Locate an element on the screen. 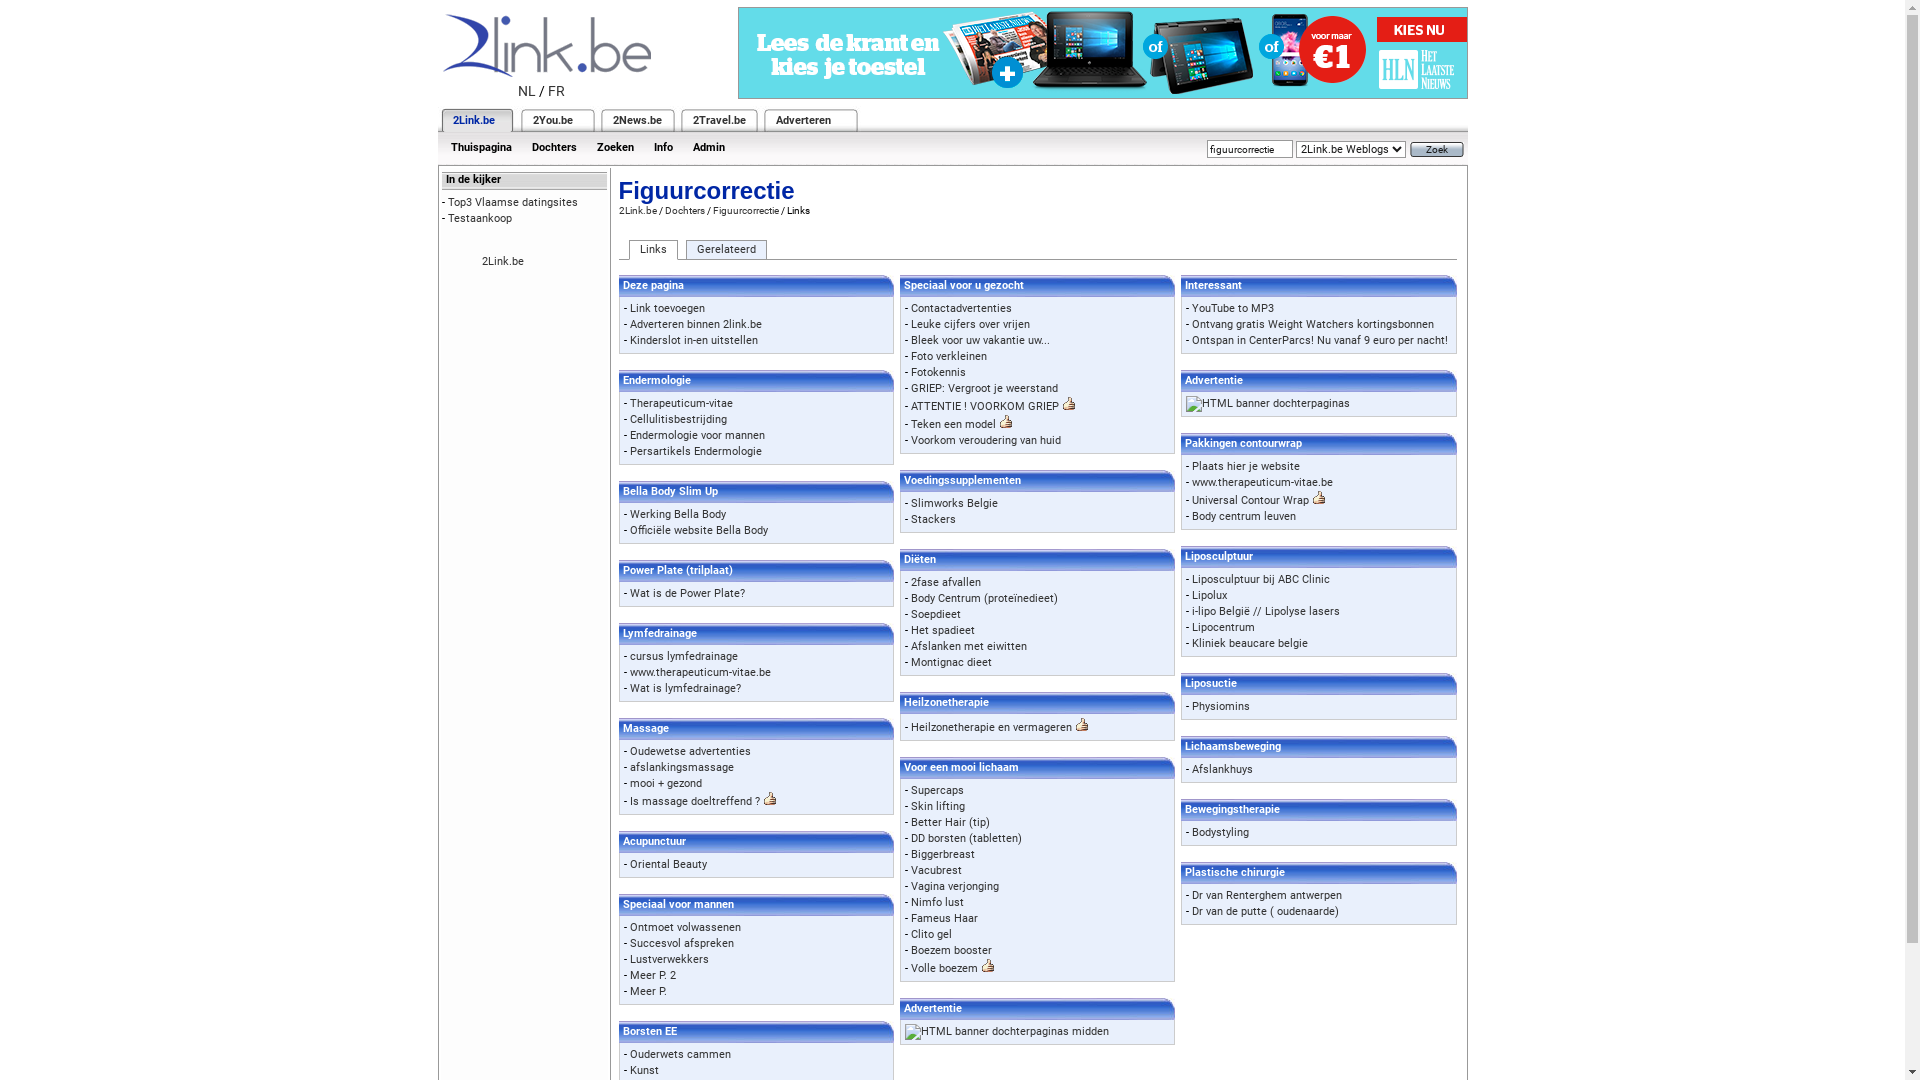 Image resolution: width=1920 pixels, height=1080 pixels. 'www.therapeuticum-vitae.be' is located at coordinates (1261, 482).